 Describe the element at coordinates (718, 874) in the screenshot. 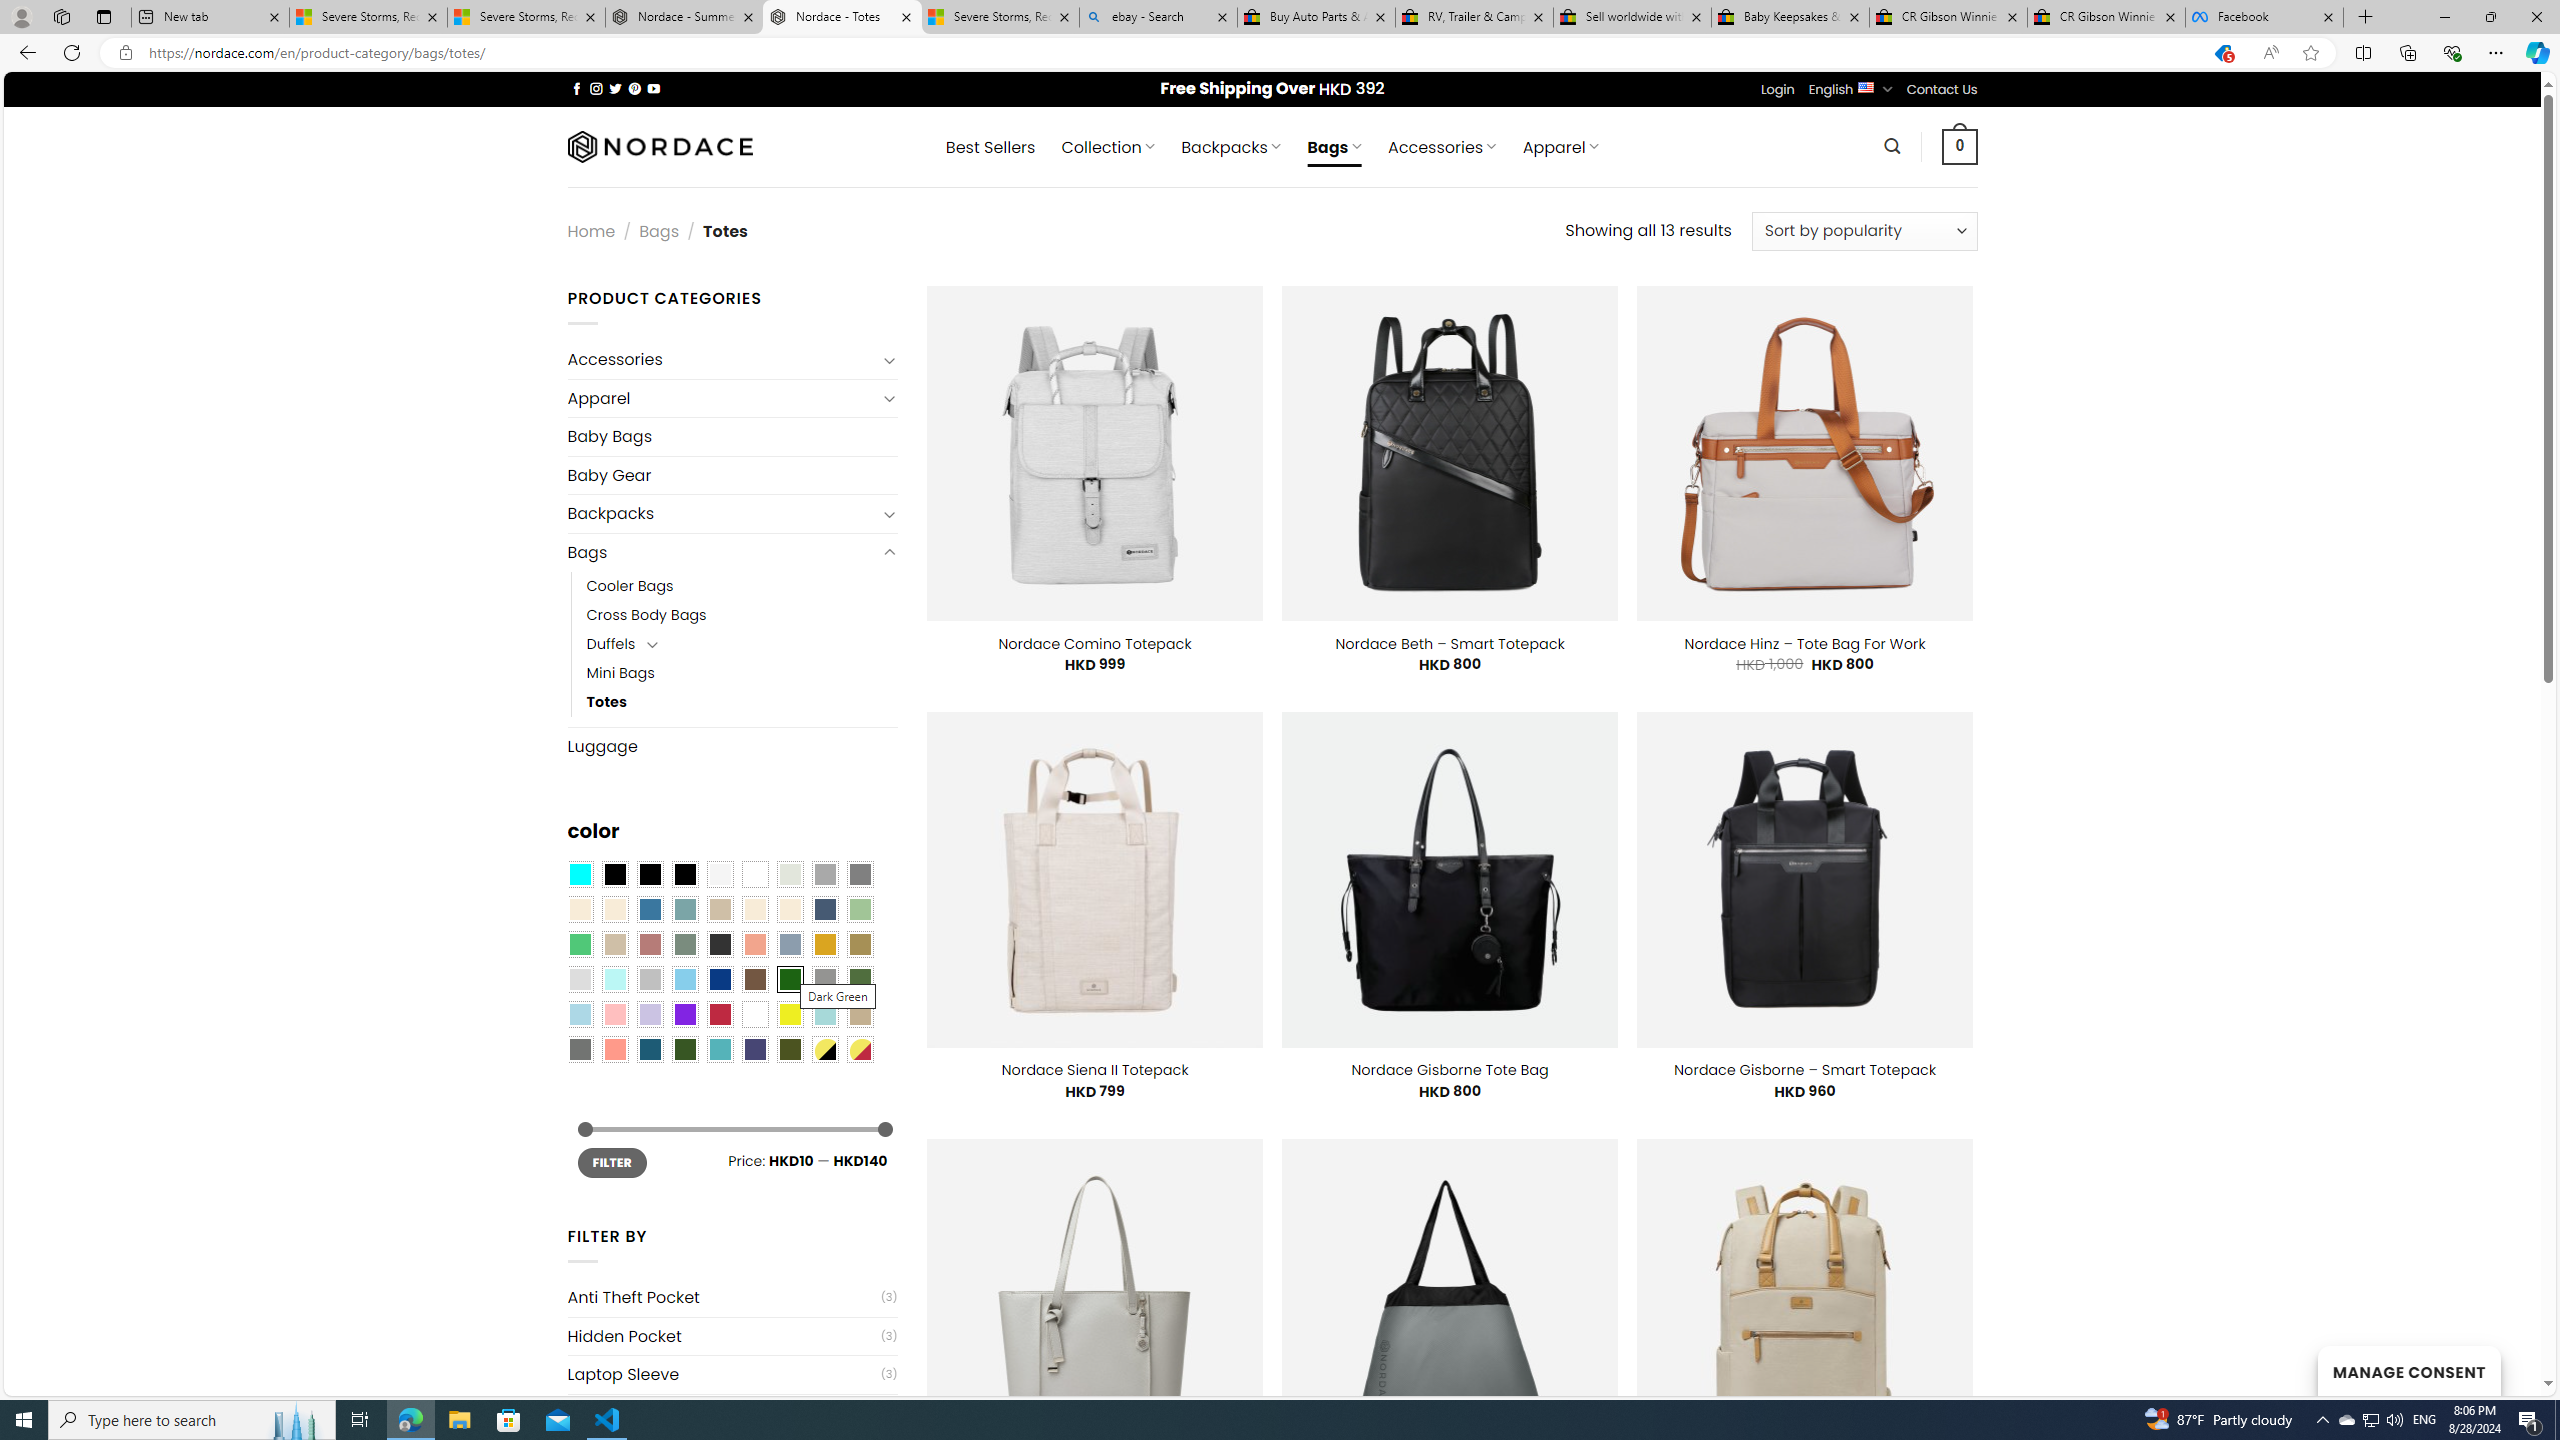

I see `'Pearly White'` at that location.